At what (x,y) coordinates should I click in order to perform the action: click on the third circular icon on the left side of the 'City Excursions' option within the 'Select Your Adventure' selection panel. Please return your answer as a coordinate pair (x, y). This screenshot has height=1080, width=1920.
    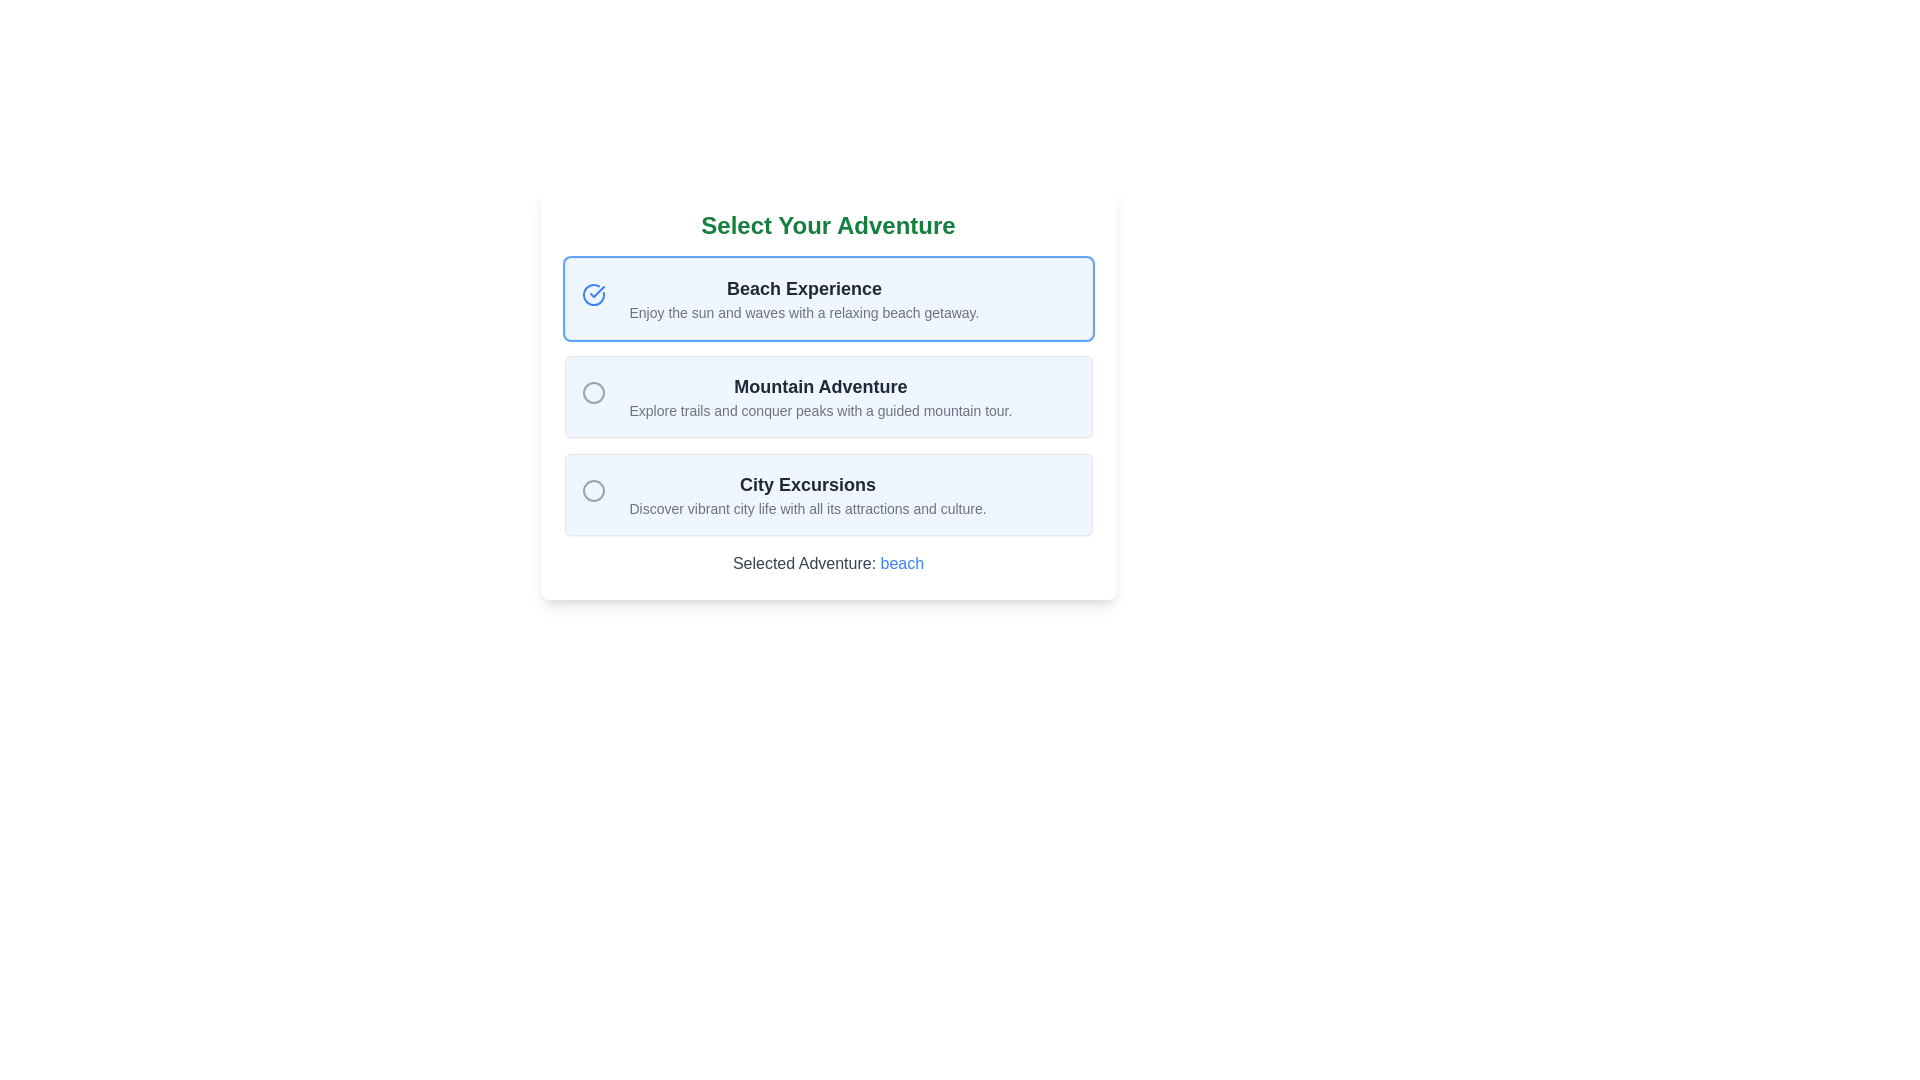
    Looking at the image, I should click on (592, 490).